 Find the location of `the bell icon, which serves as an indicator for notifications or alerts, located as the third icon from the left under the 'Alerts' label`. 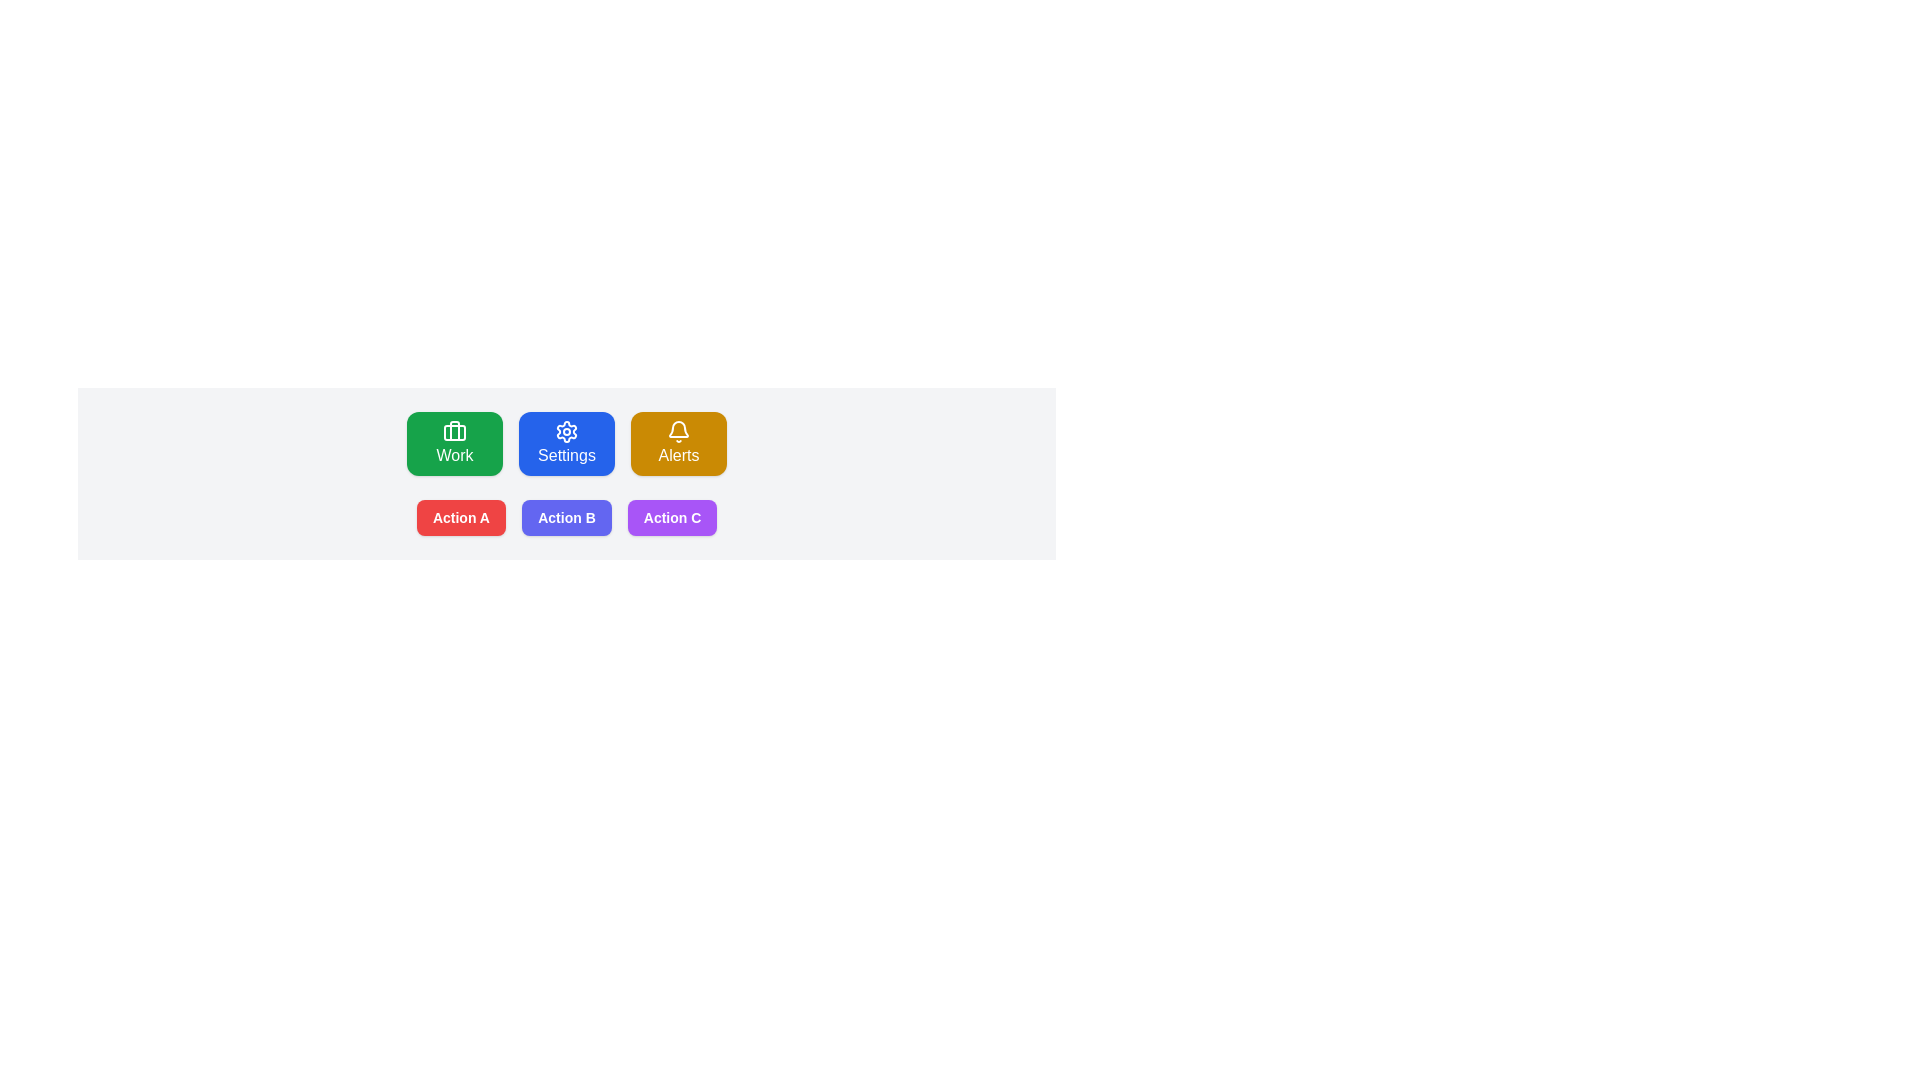

the bell icon, which serves as an indicator for notifications or alerts, located as the third icon from the left under the 'Alerts' label is located at coordinates (678, 431).